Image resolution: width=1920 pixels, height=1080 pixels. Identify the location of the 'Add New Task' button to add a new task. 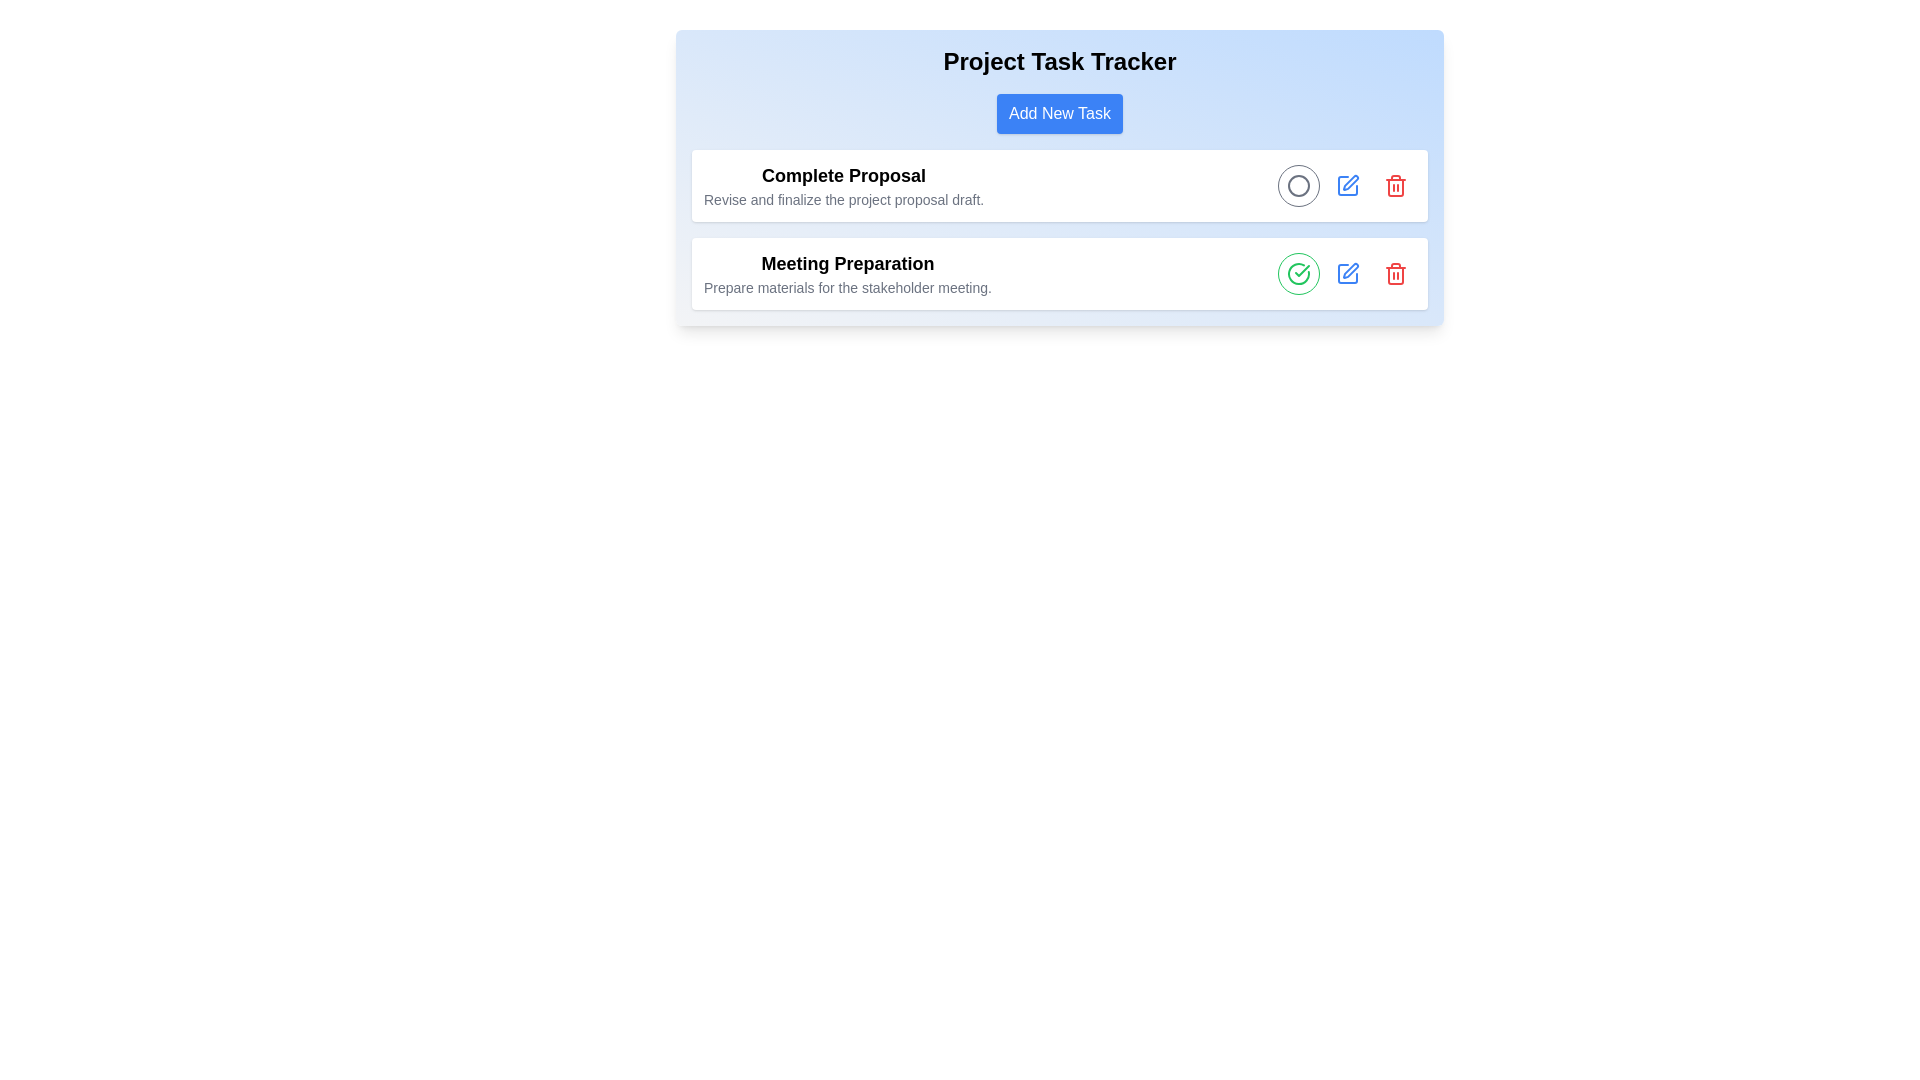
(1059, 114).